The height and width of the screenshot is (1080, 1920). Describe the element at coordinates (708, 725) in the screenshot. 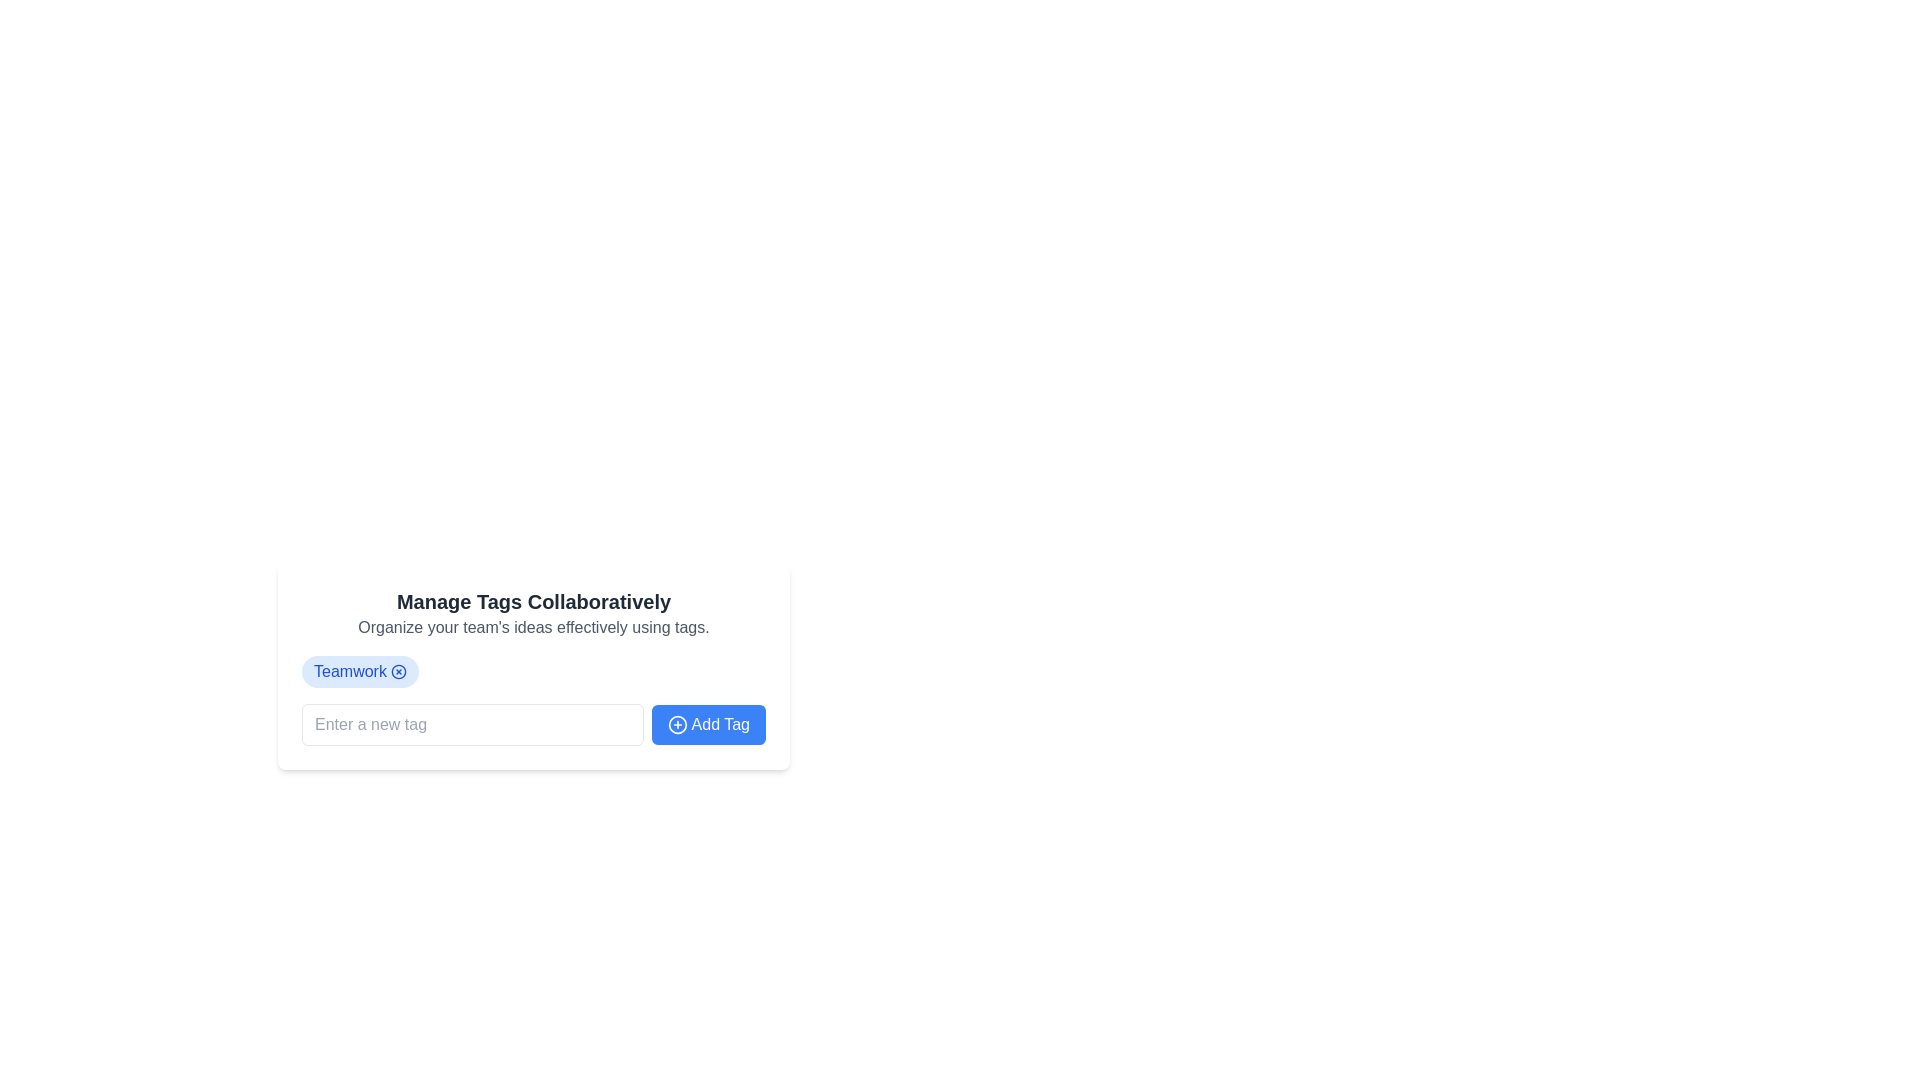

I see `the blue rectangular 'Add Tag' button with a white text label and circular plus icon` at that location.